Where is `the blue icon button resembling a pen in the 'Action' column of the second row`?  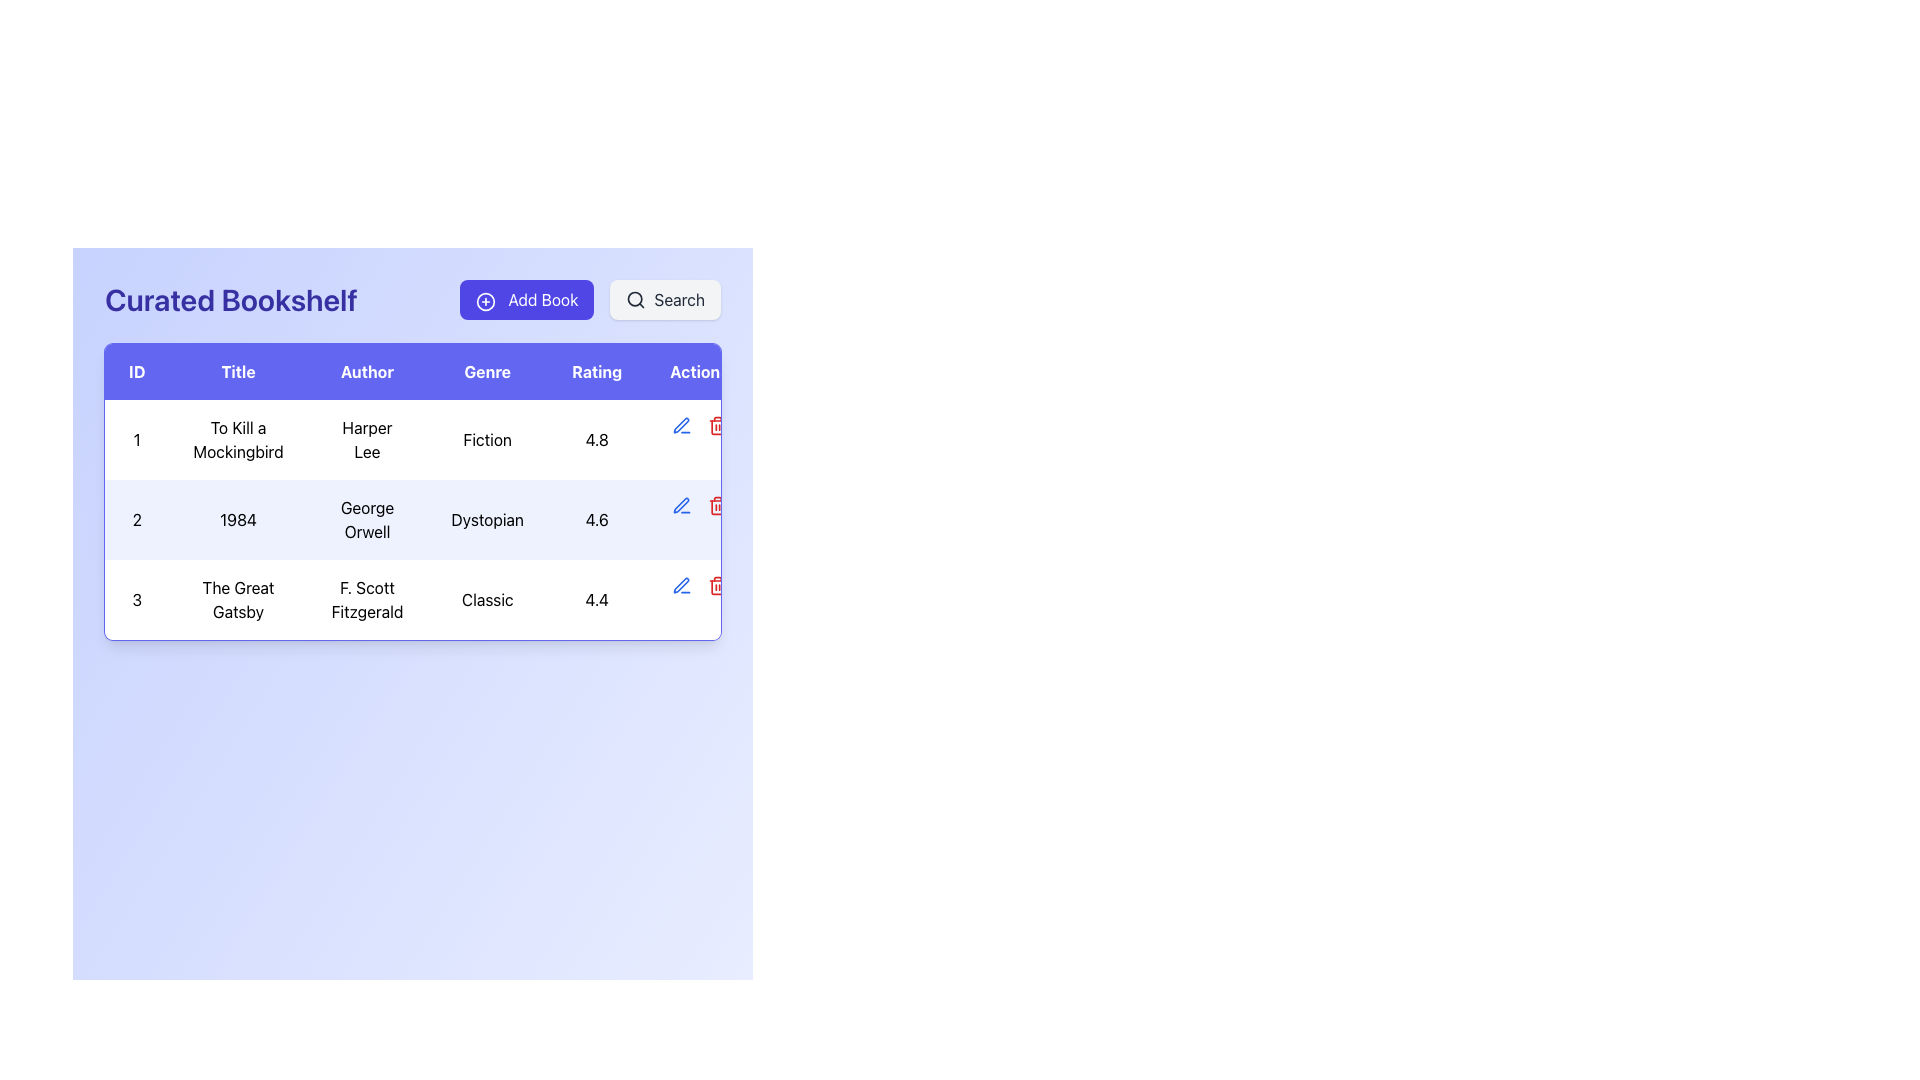 the blue icon button resembling a pen in the 'Action' column of the second row is located at coordinates (681, 424).